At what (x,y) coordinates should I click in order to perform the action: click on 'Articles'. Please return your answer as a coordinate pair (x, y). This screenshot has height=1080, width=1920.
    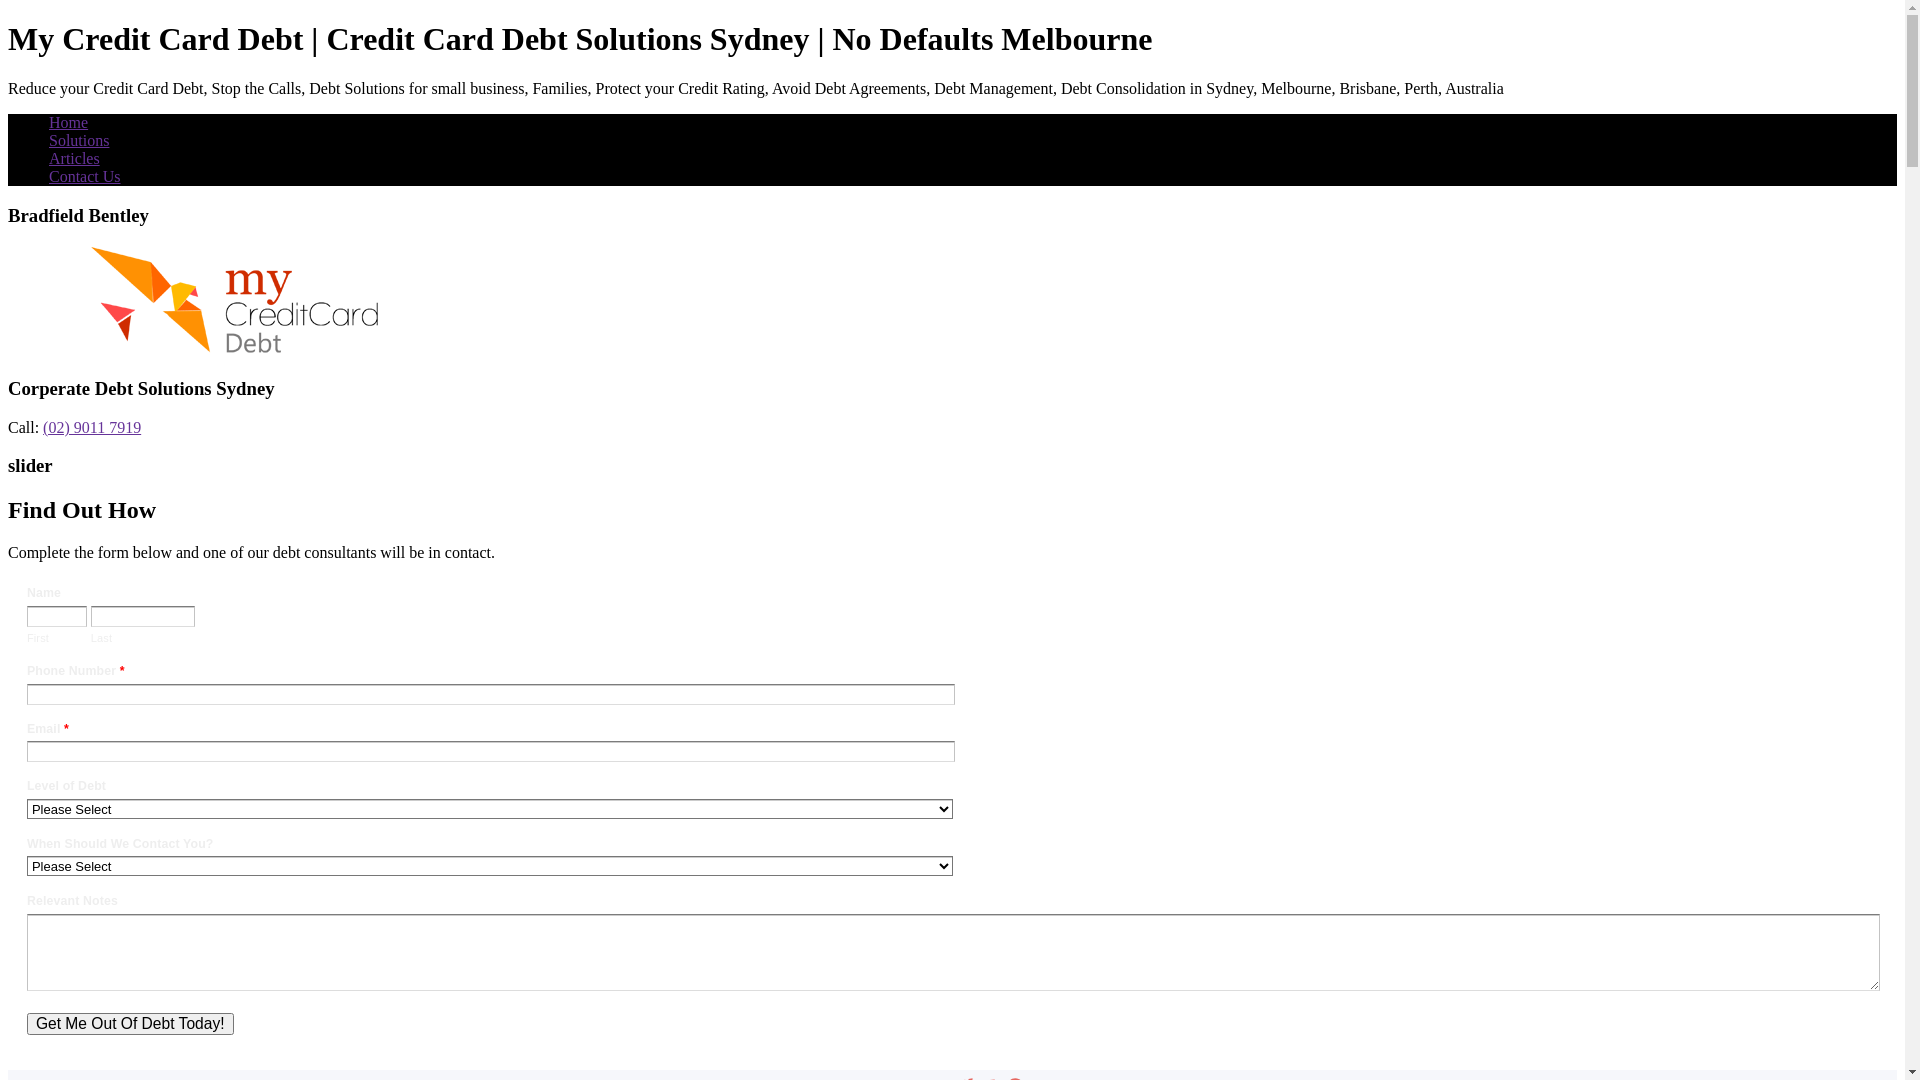
    Looking at the image, I should click on (74, 157).